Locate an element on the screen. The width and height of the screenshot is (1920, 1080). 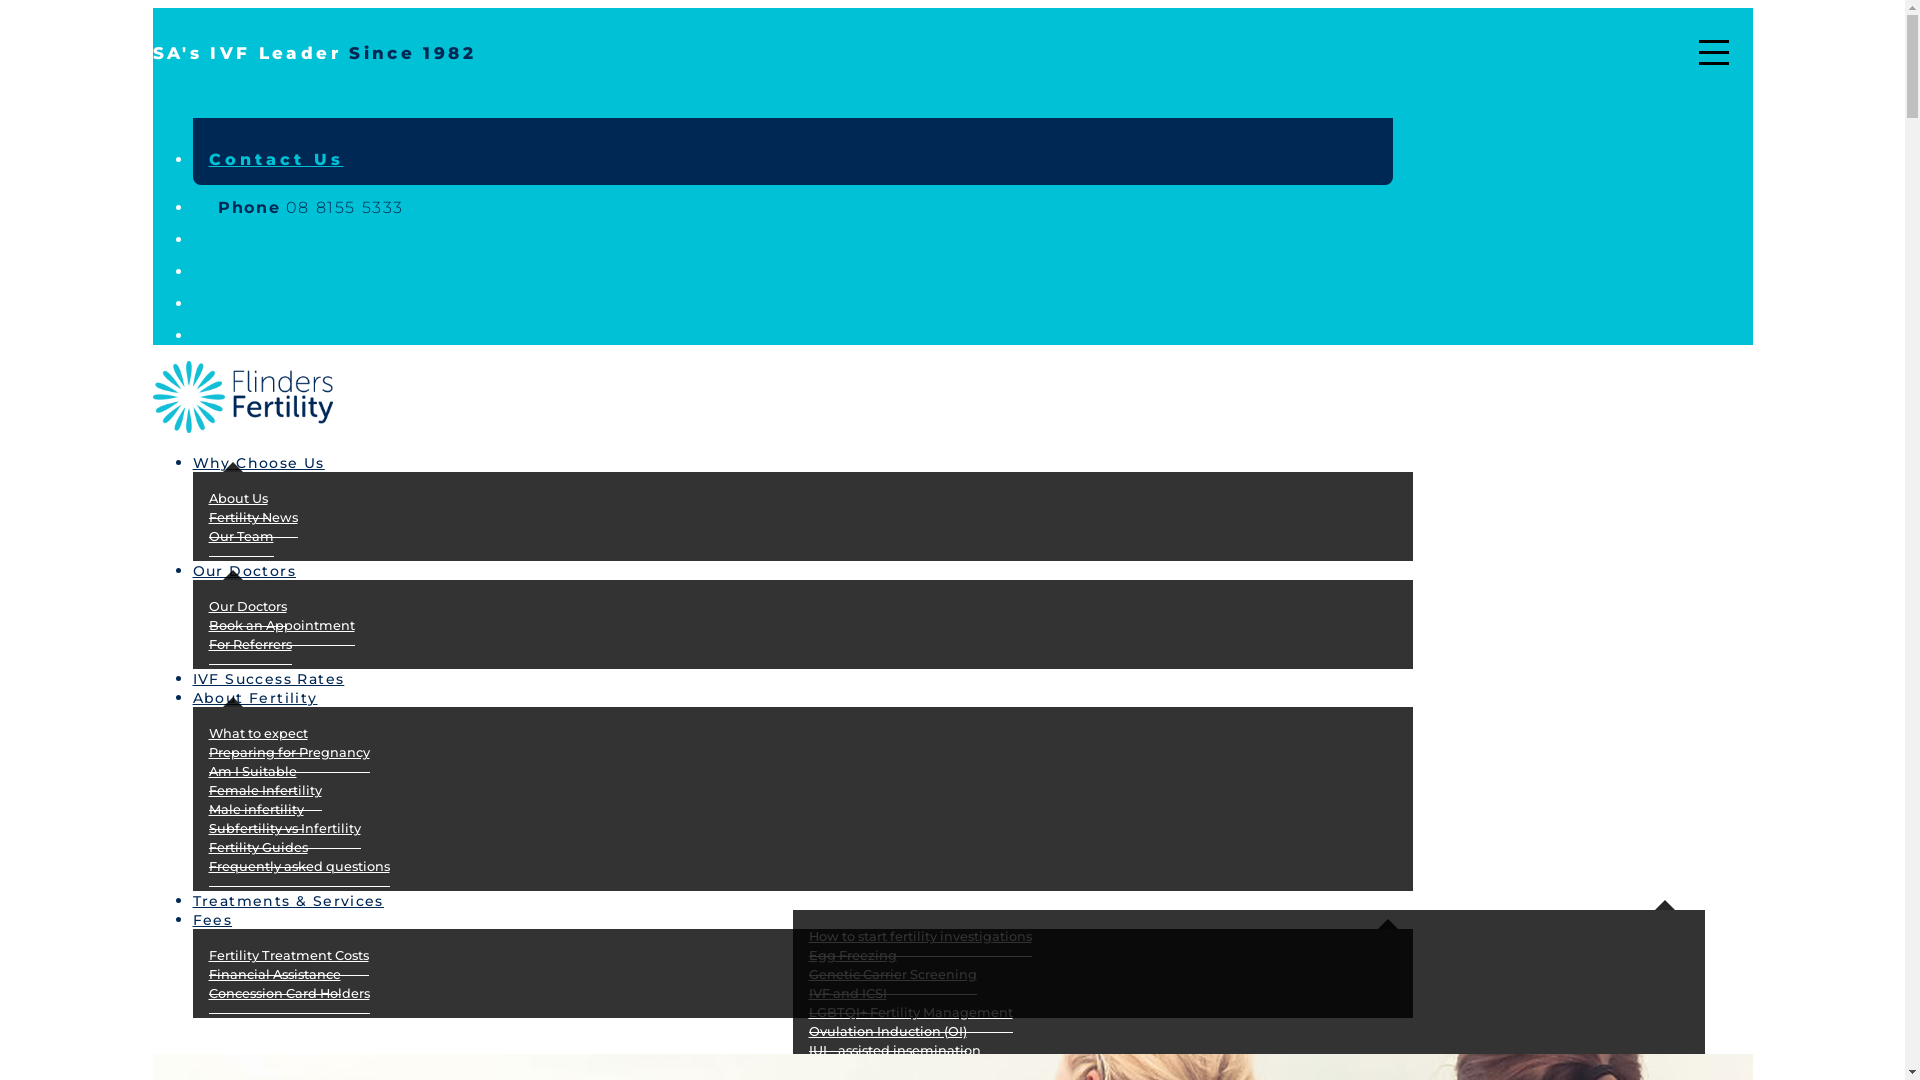
'Our Doctors' is located at coordinates (258, 567).